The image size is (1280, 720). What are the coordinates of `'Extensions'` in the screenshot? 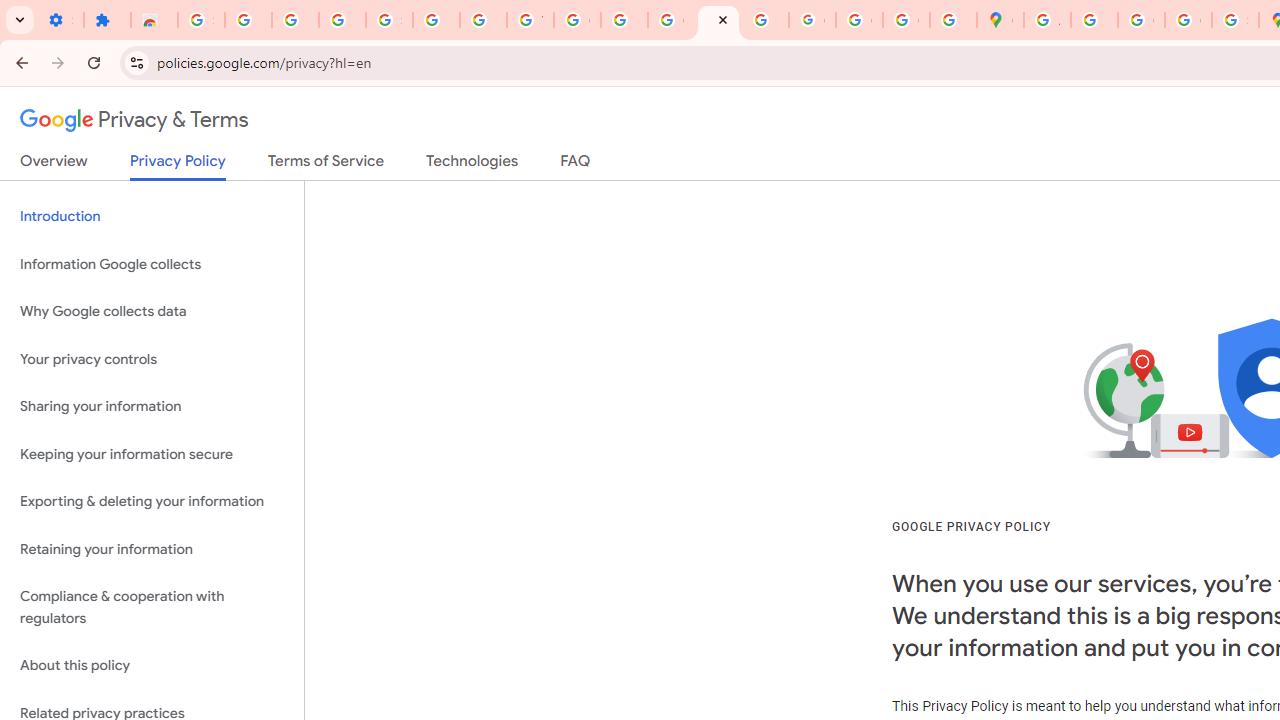 It's located at (106, 20).